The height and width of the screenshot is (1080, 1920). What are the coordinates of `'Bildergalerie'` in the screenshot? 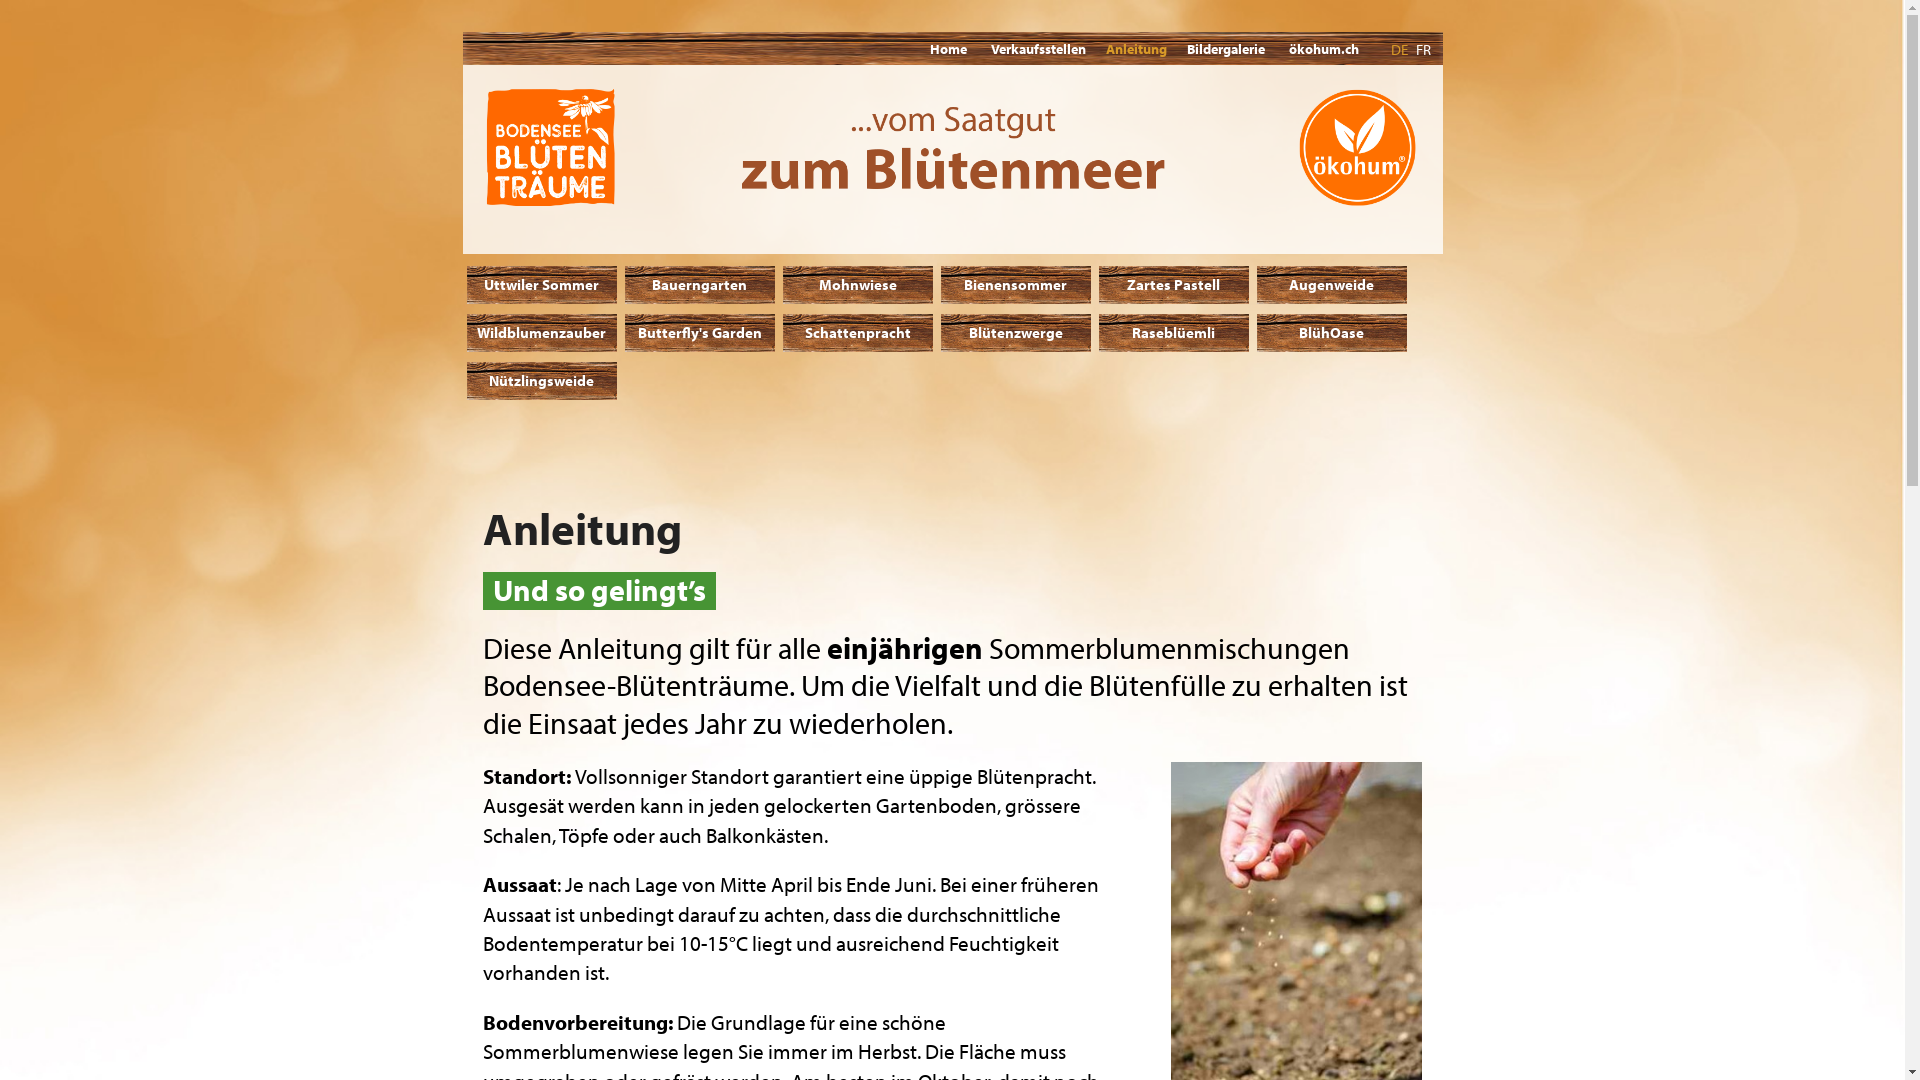 It's located at (1223, 49).